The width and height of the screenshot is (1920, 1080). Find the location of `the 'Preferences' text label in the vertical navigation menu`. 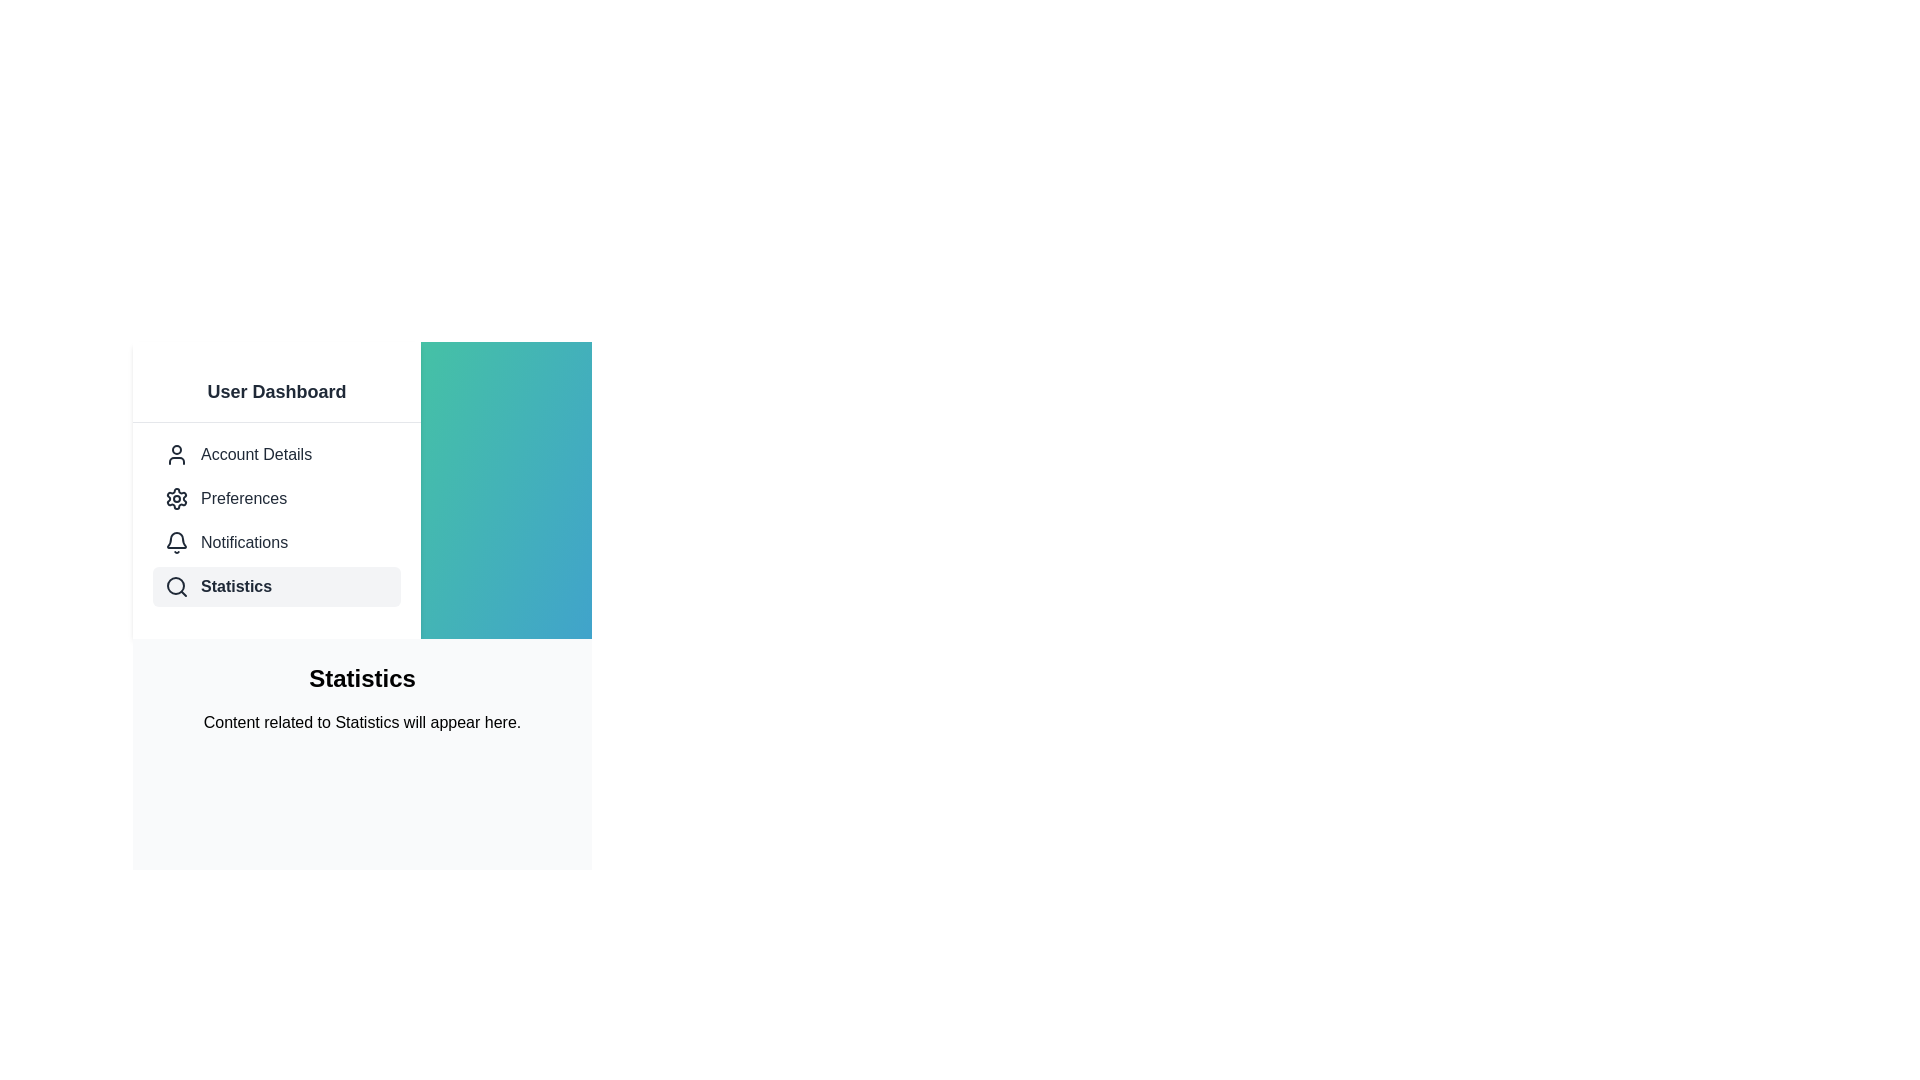

the 'Preferences' text label in the vertical navigation menu is located at coordinates (243, 497).